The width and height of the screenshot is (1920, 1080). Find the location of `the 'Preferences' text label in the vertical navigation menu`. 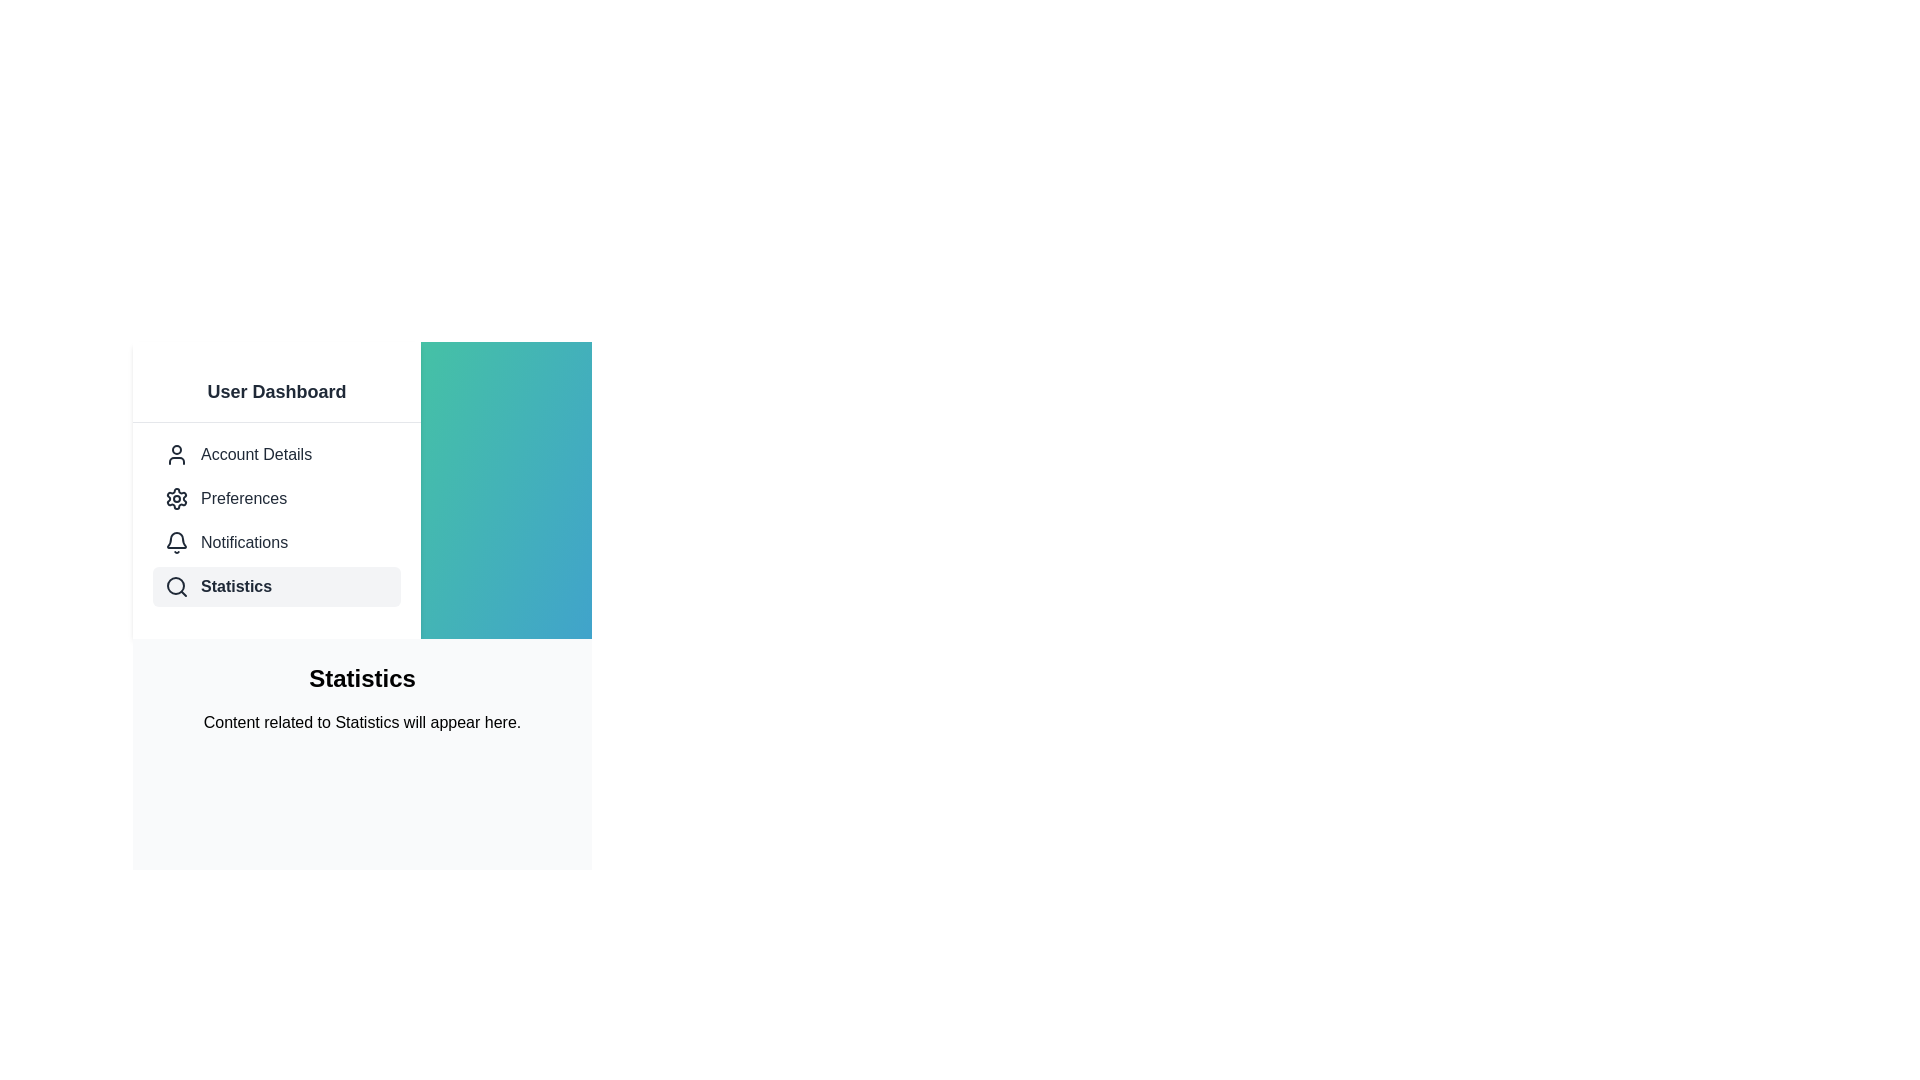

the 'Preferences' text label in the vertical navigation menu is located at coordinates (243, 497).